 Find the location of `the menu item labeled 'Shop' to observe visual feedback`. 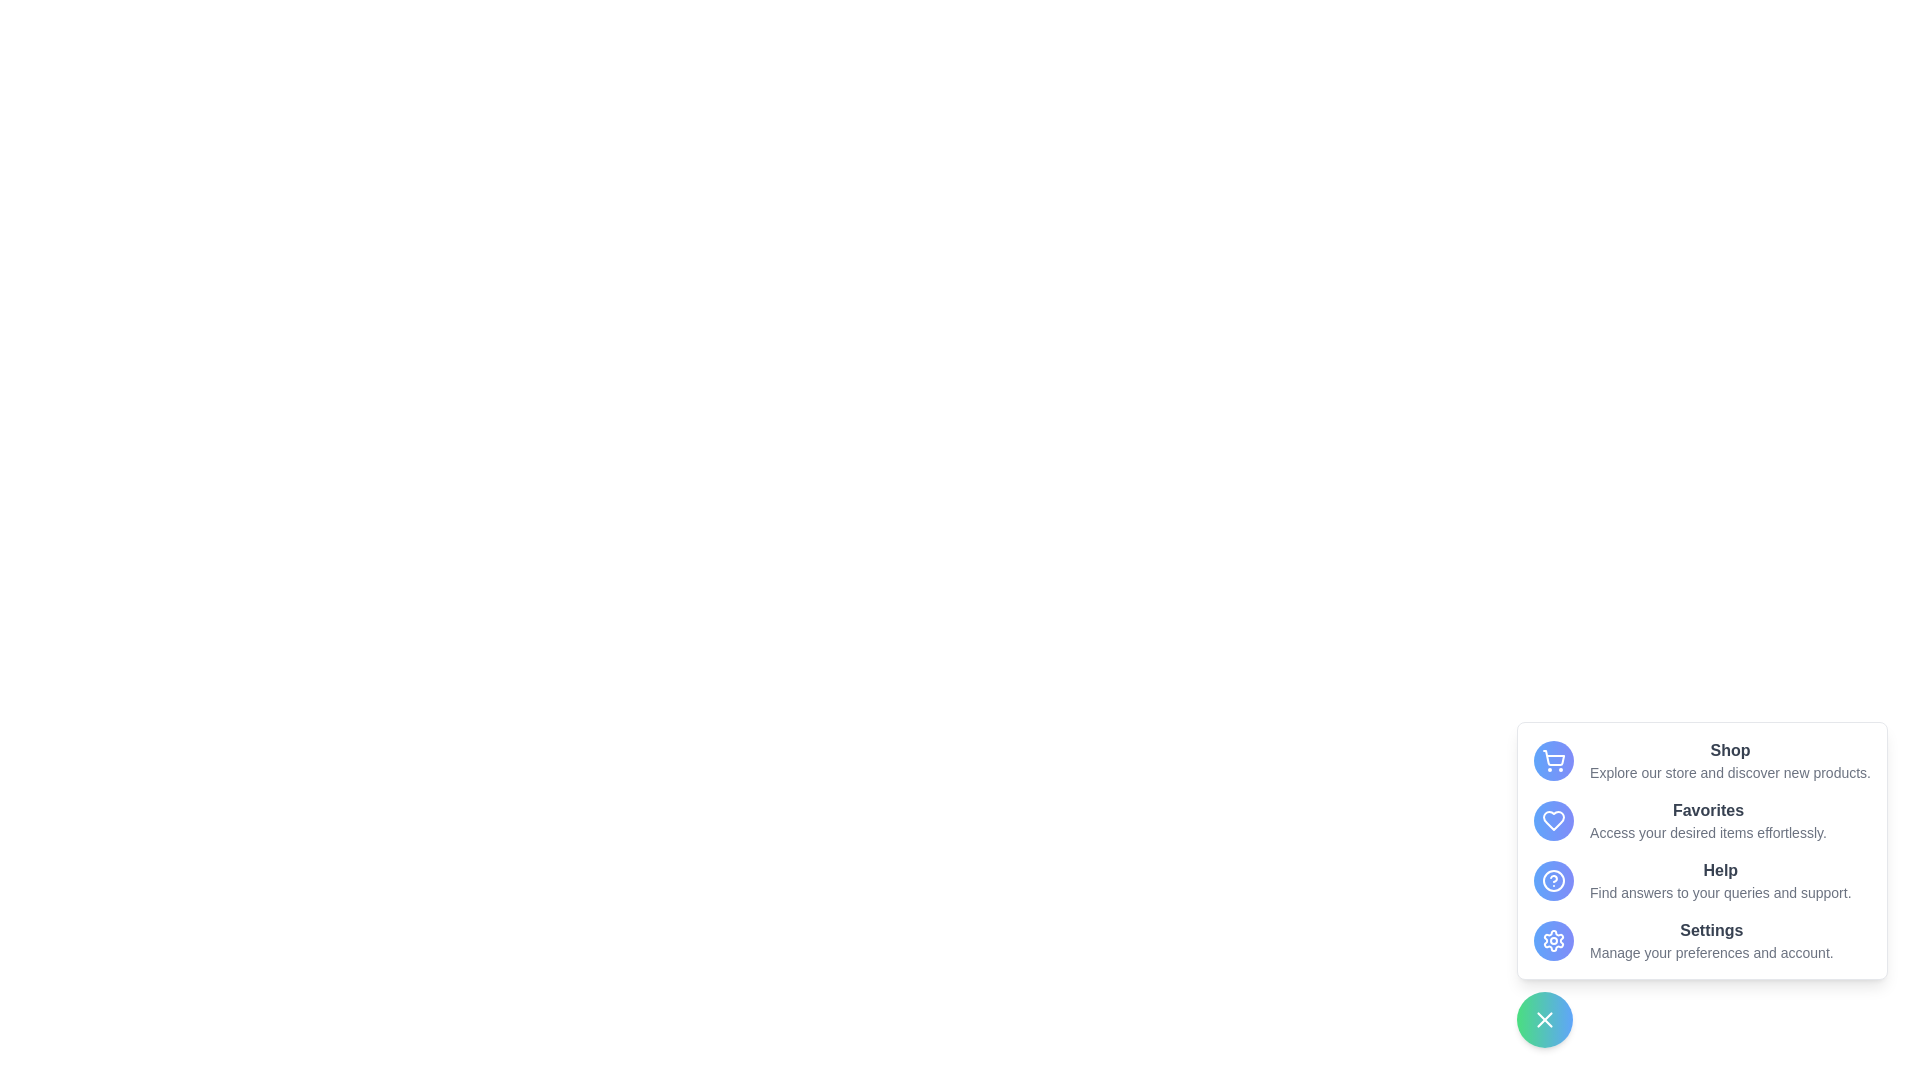

the menu item labeled 'Shop' to observe visual feedback is located at coordinates (1701, 760).